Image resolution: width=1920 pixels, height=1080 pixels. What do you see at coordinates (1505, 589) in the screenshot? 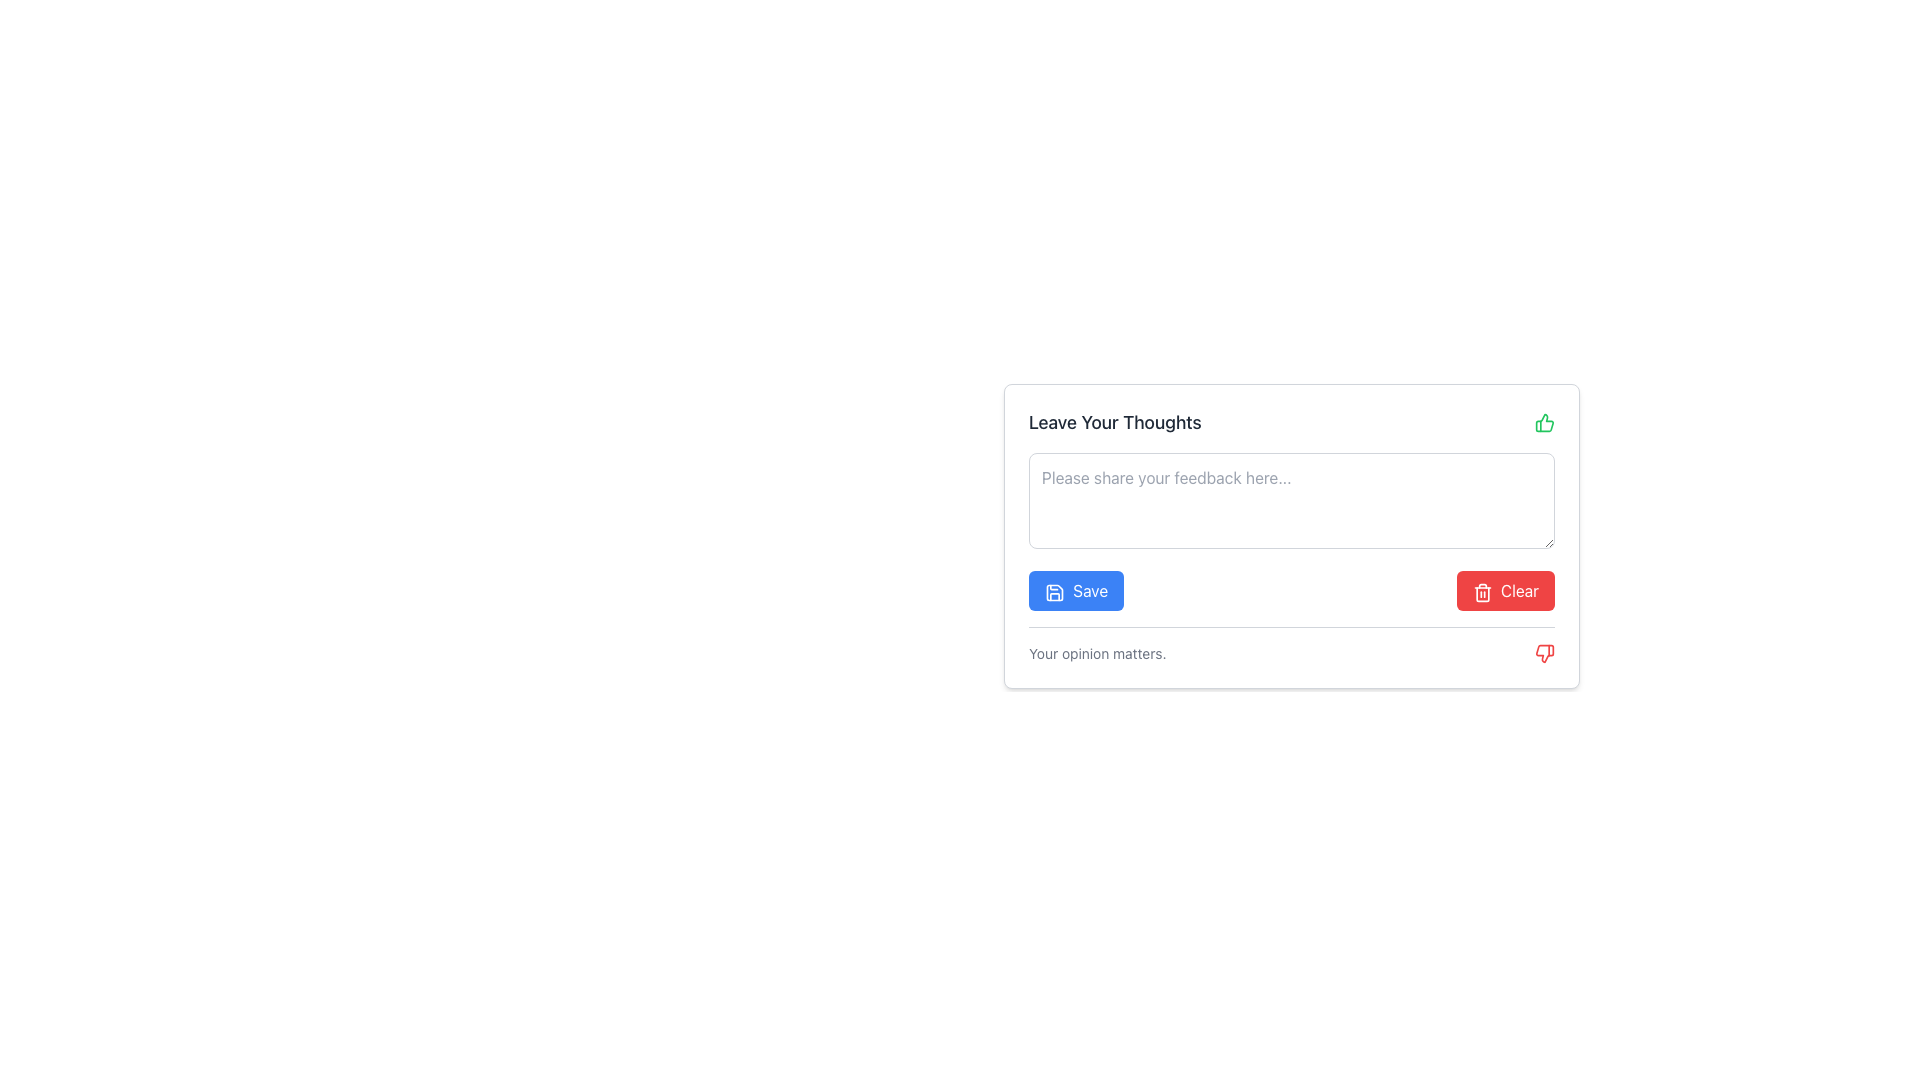
I see `the clear/reset button located in the bottom right corner of the form interface` at bounding box center [1505, 589].